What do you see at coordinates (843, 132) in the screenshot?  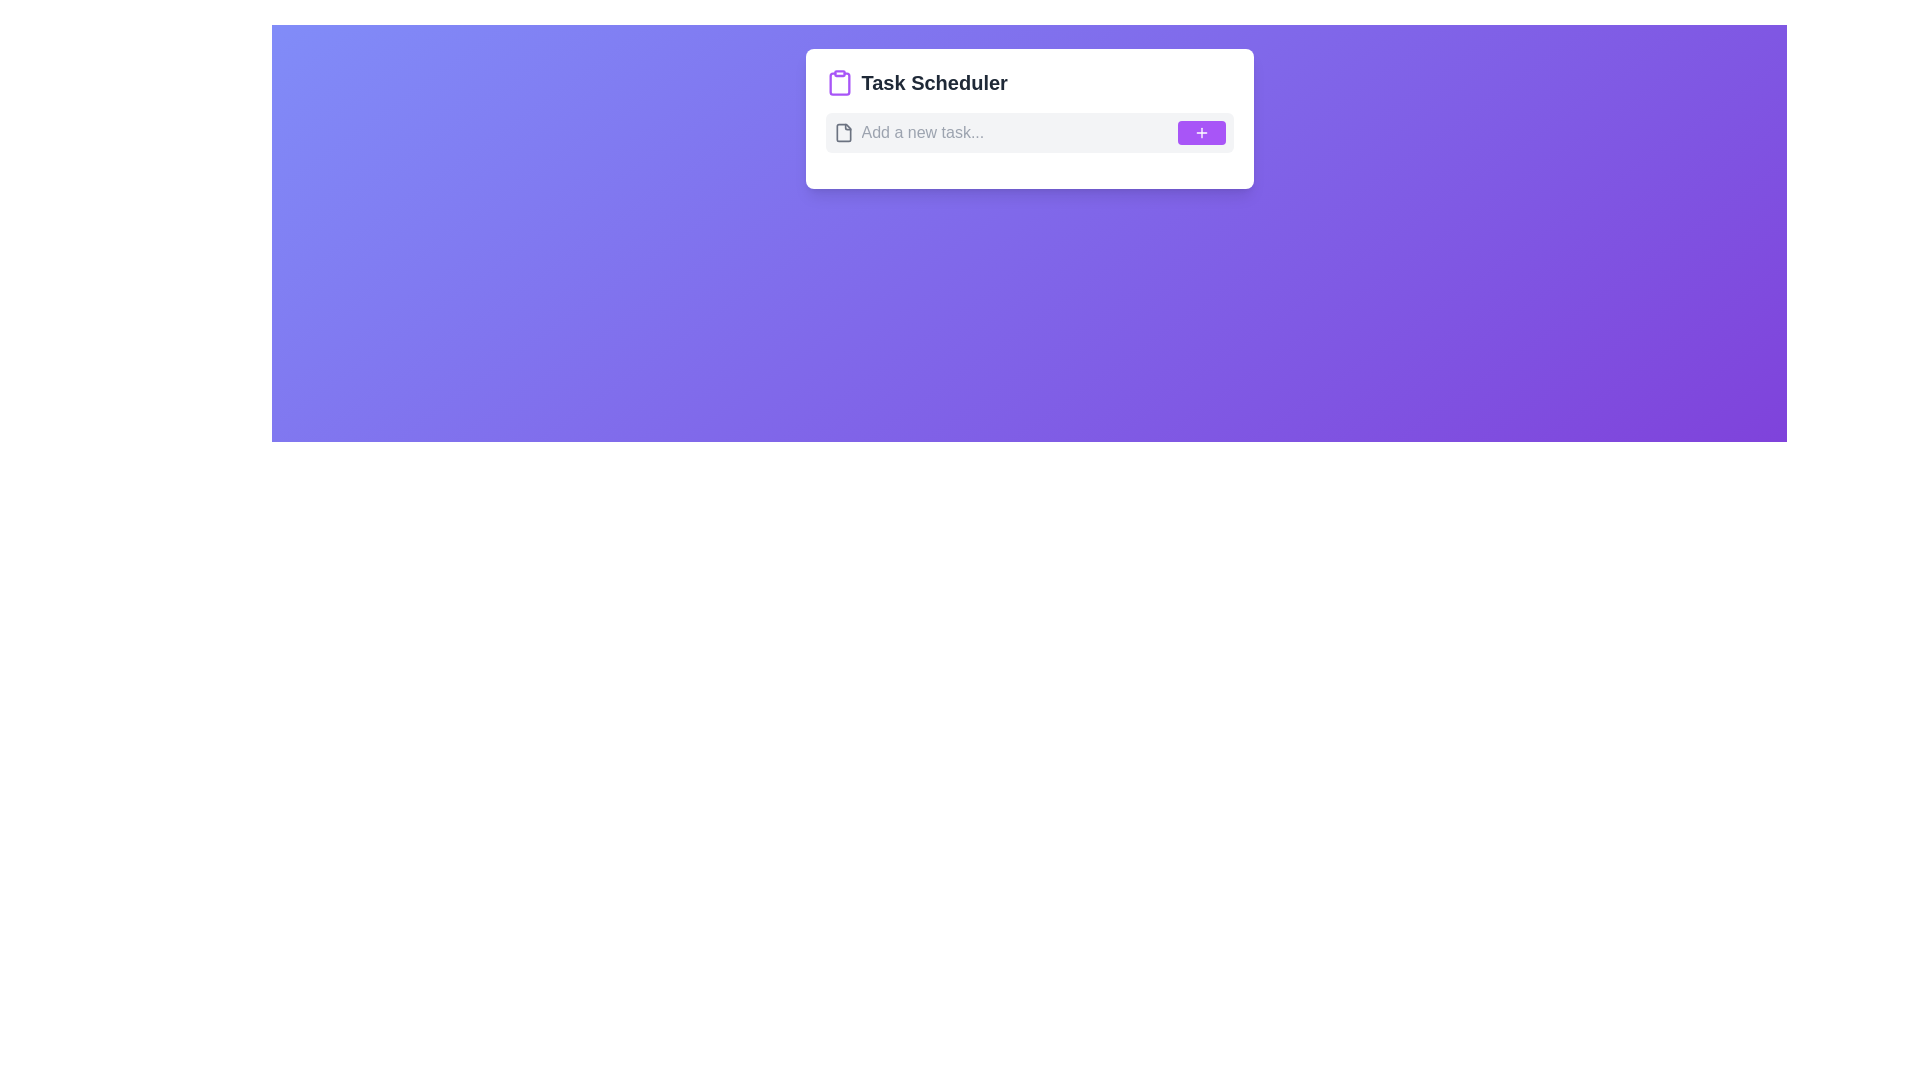 I see `the icon representing file or document functionality located to the left of the 'Add a new task...' input field` at bounding box center [843, 132].